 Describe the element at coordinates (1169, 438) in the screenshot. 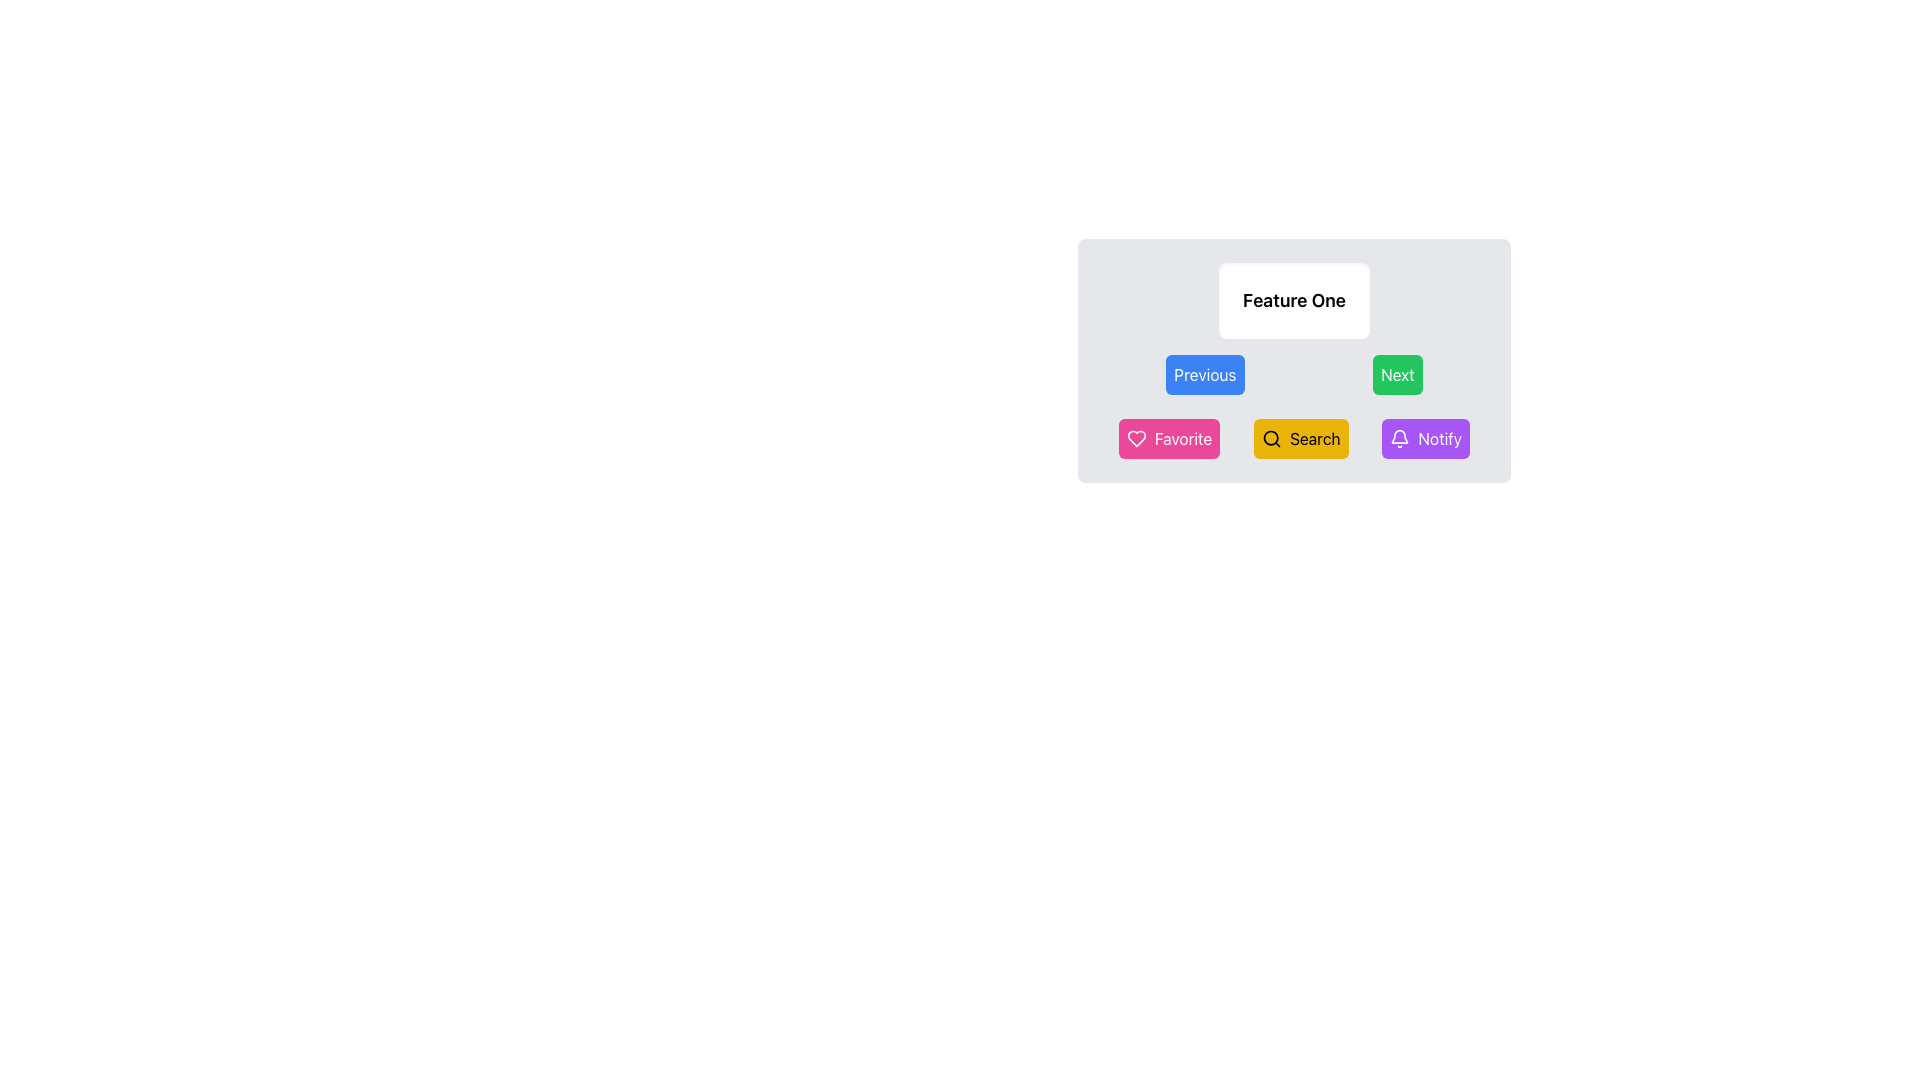

I see `the 'Favorite' button, which is a rounded rectangular button with a pink background and white text, located to the left of the 'Search' button under the heading 'Feature One', to mark the item as favorite` at that location.